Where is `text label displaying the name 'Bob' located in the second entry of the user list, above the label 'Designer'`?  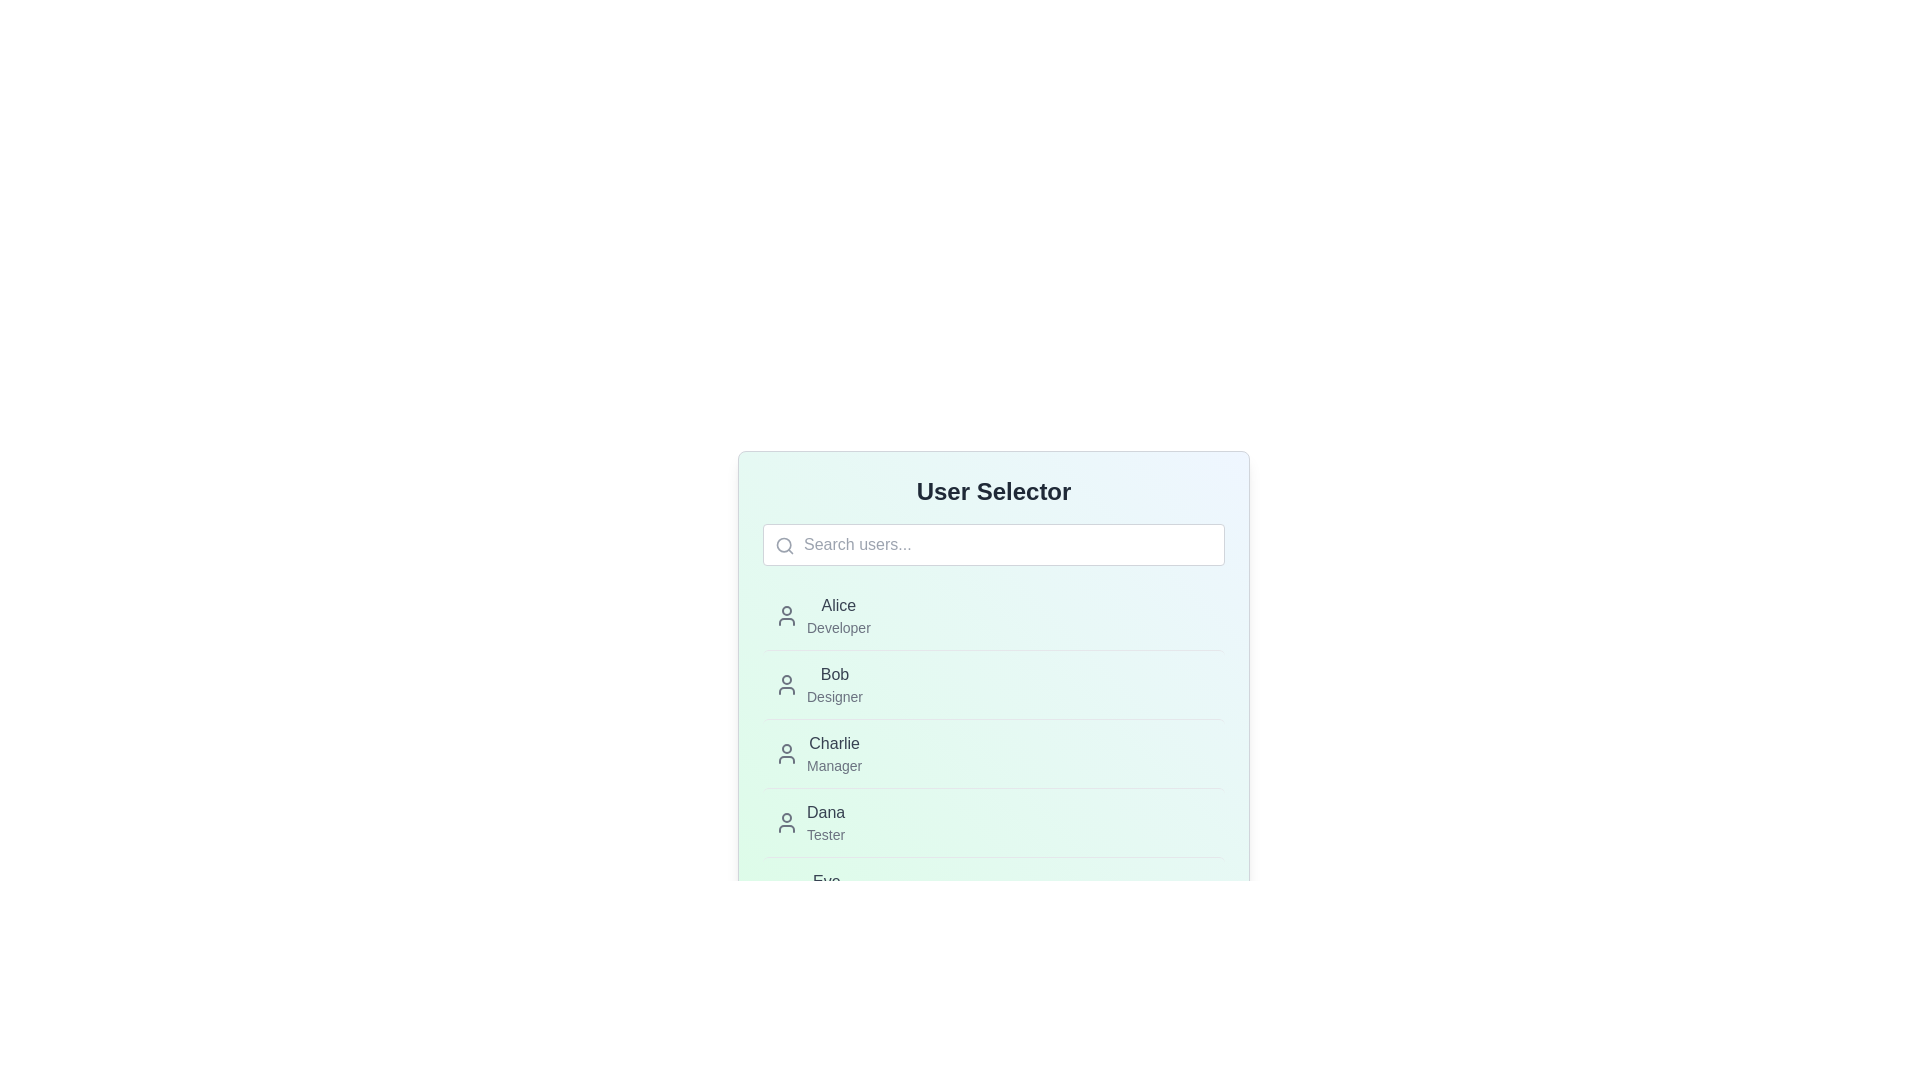
text label displaying the name 'Bob' located in the second entry of the user list, above the label 'Designer' is located at coordinates (835, 675).